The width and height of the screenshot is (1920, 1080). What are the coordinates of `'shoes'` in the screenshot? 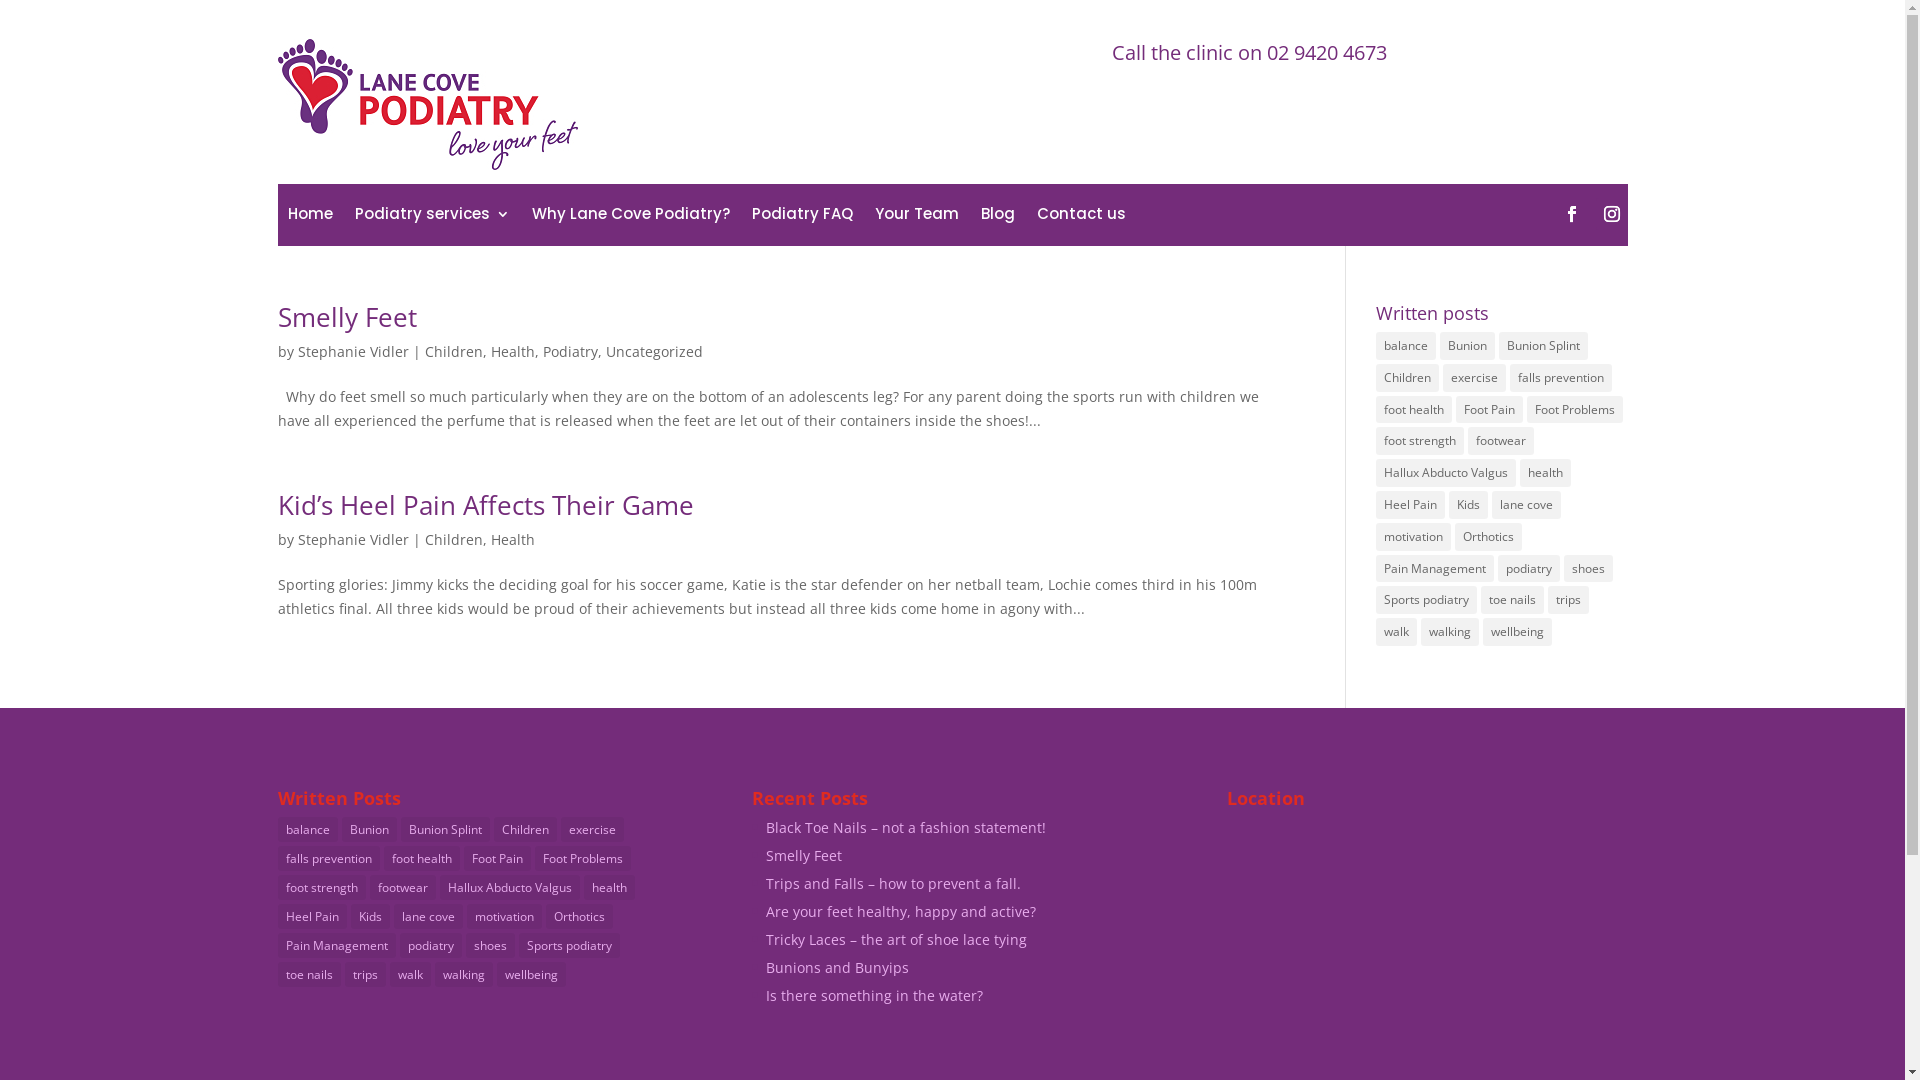 It's located at (490, 945).